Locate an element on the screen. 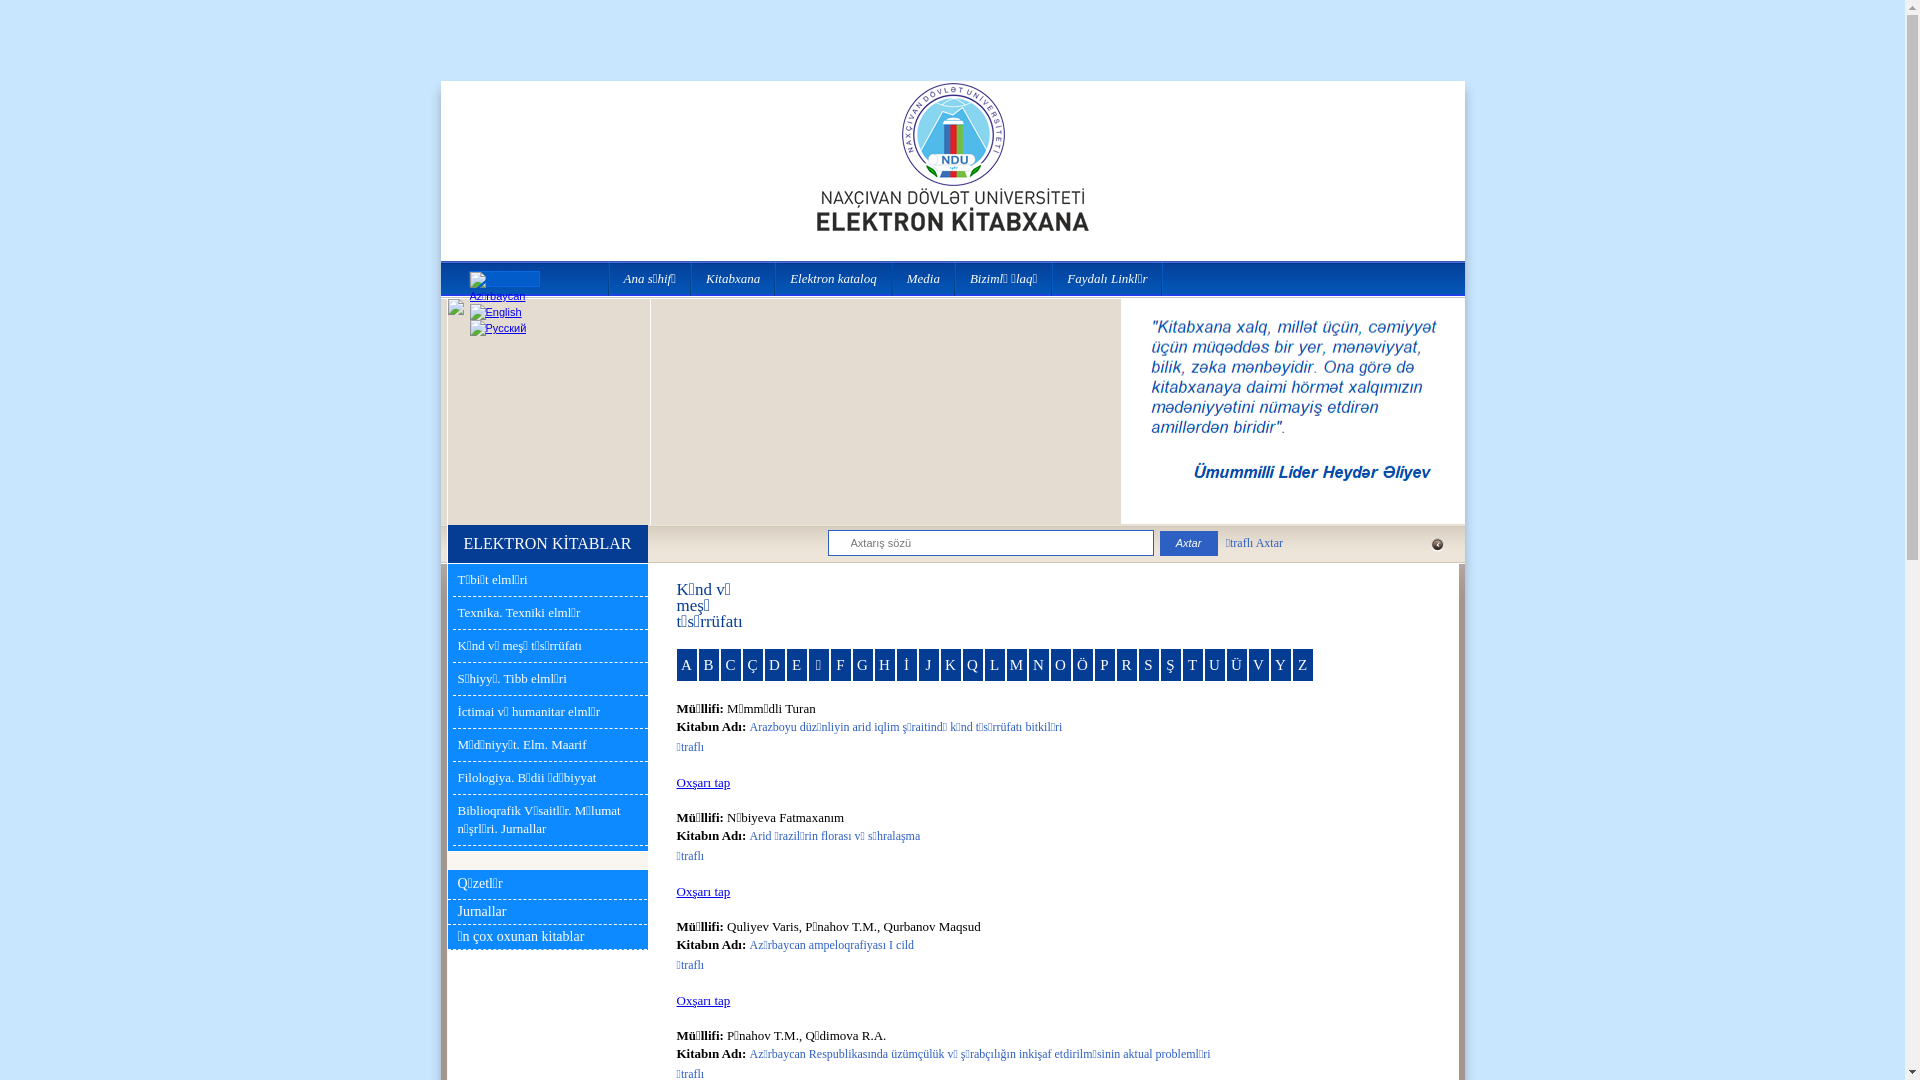  'D' is located at coordinates (773, 664).